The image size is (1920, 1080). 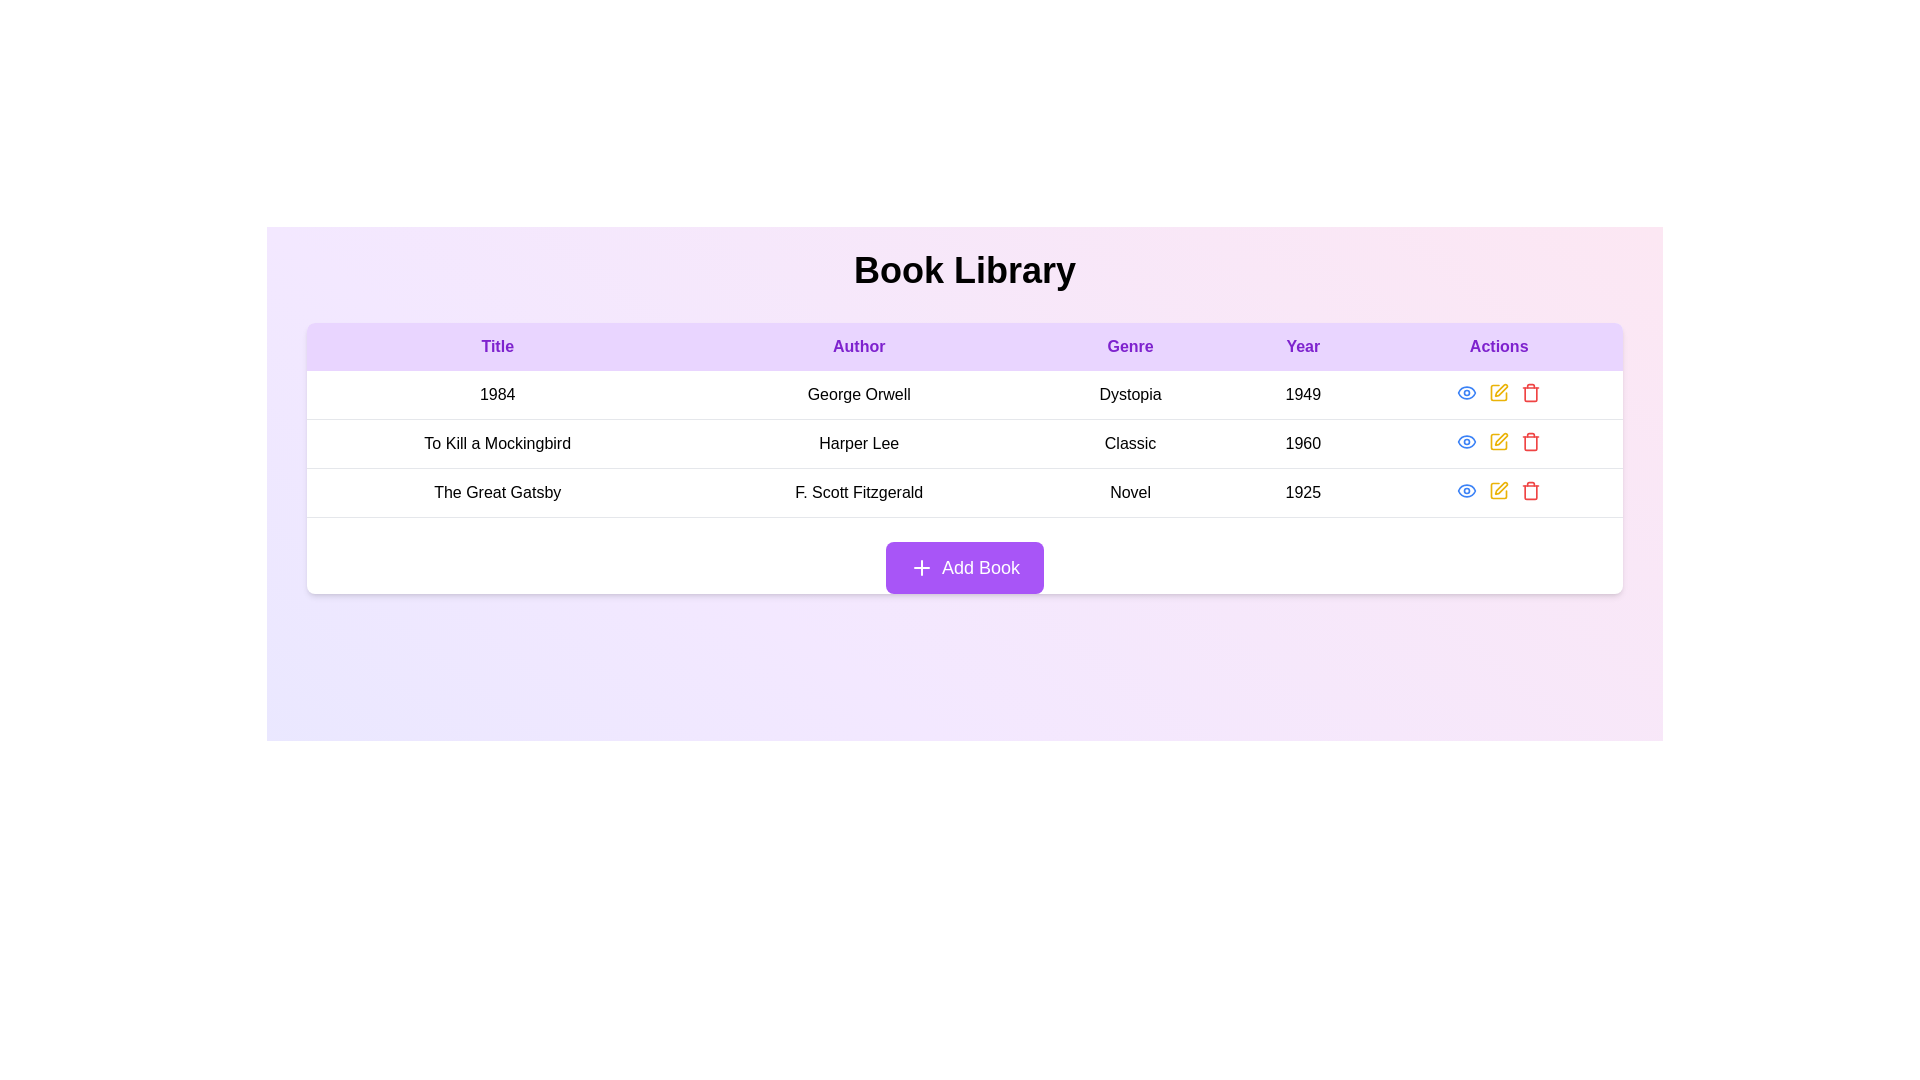 I want to click on the text label indicating authors in the table header, which is positioned between the 'Title' and 'Genre' labels, so click(x=859, y=346).